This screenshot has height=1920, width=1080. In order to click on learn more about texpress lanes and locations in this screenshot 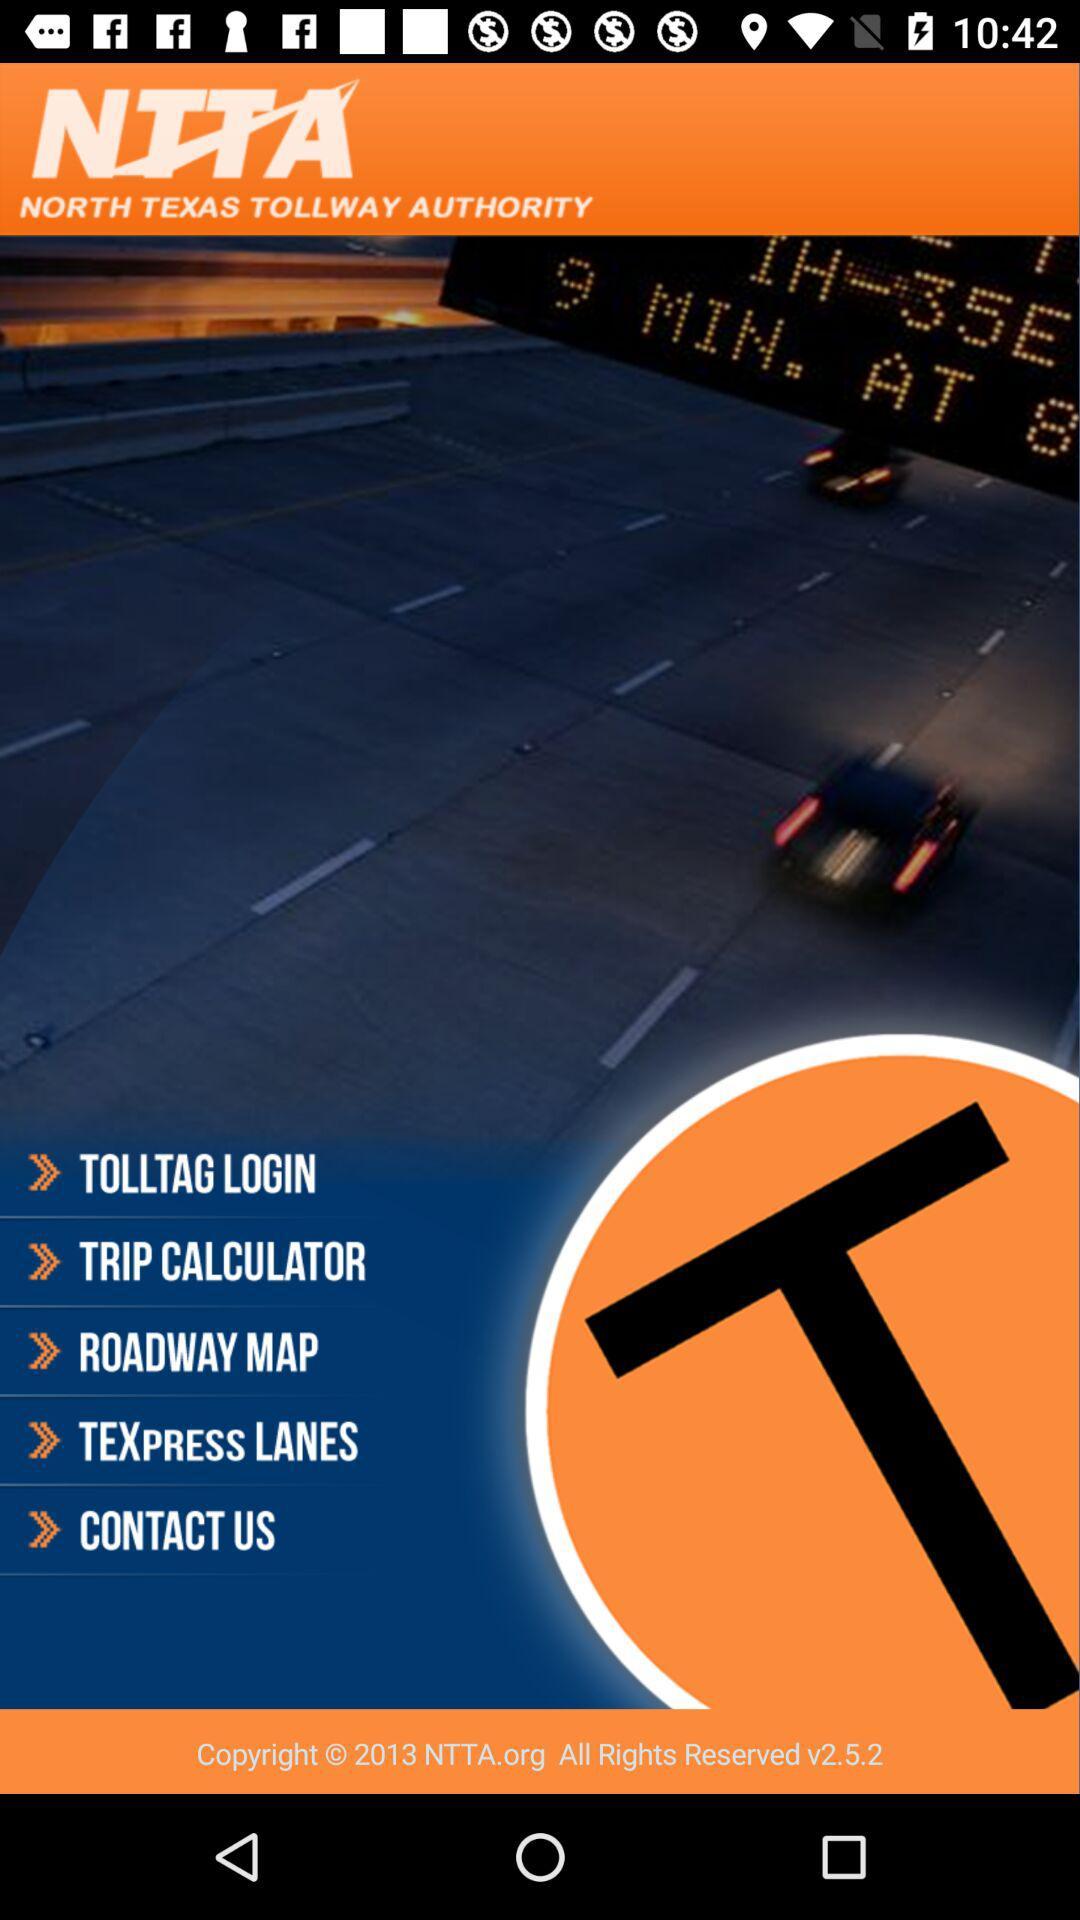, I will do `click(194, 1441)`.